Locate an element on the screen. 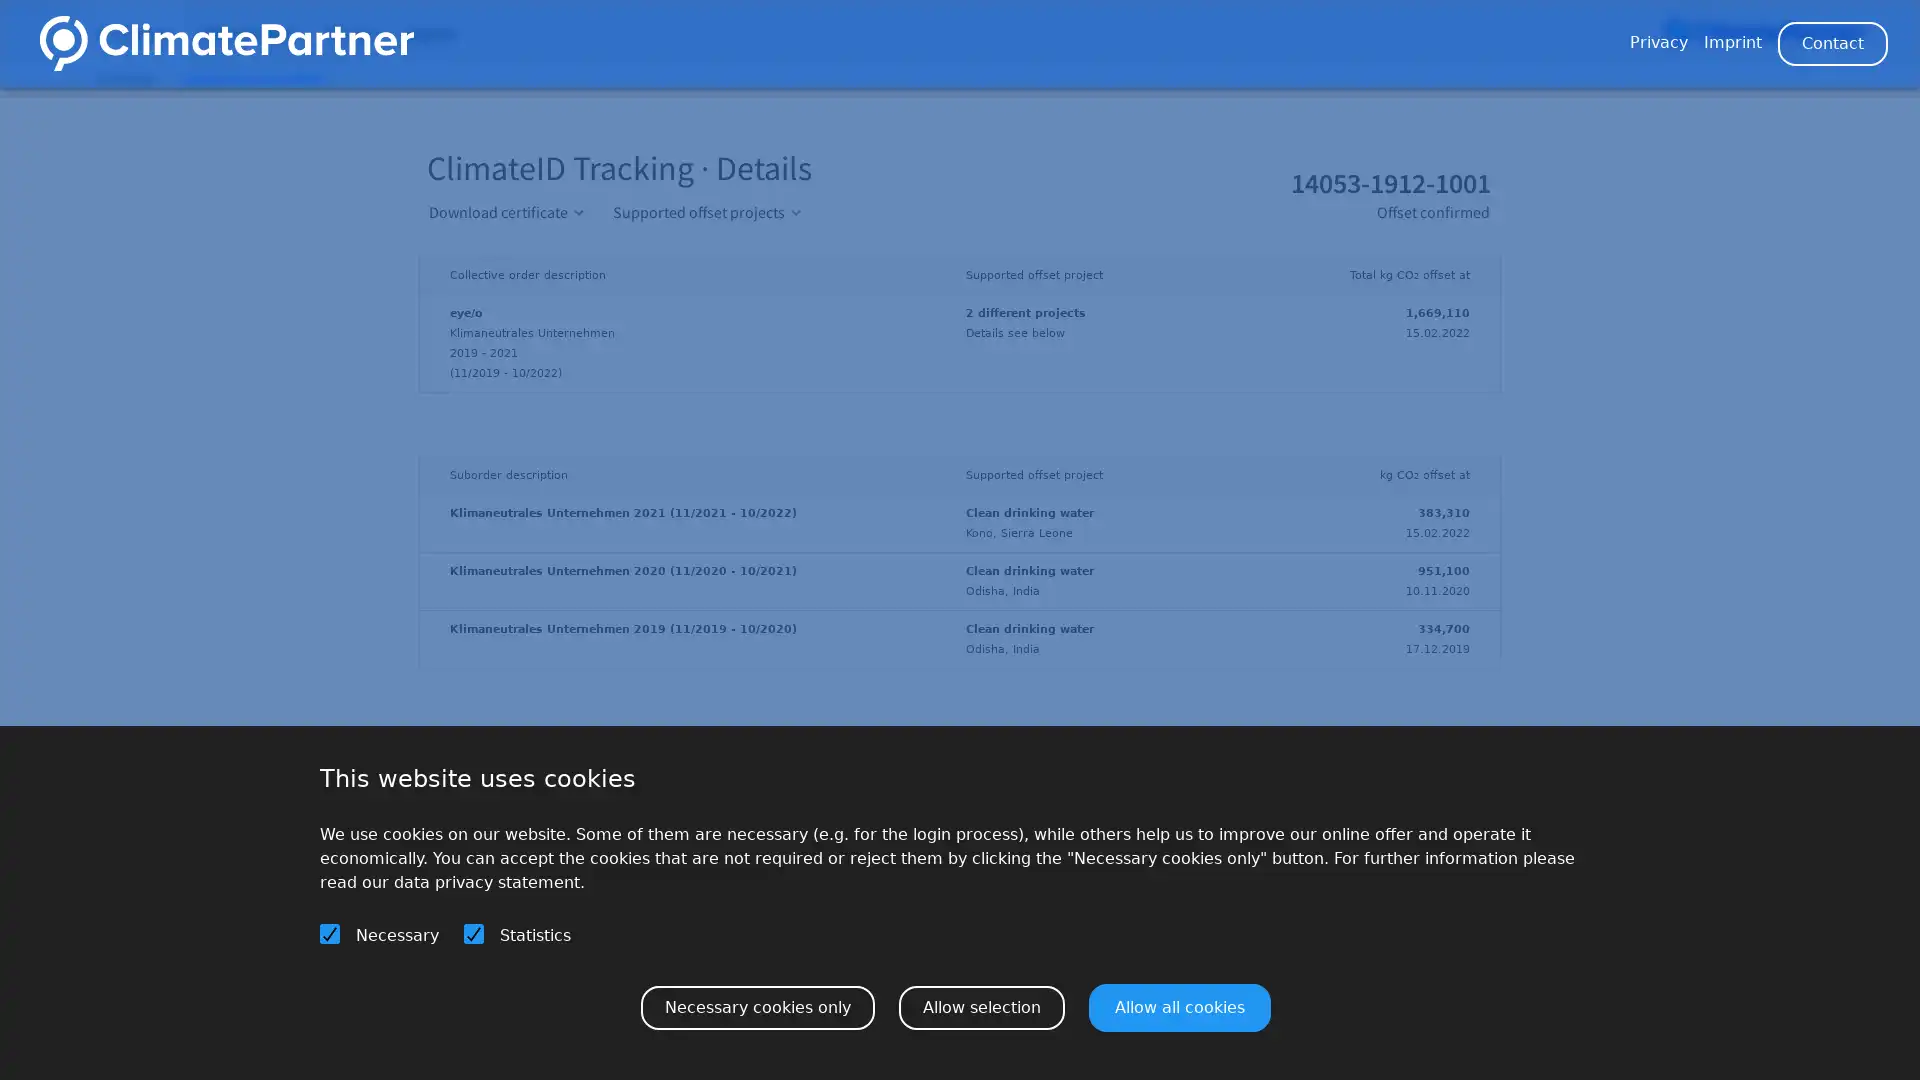  Necessary cookies only is located at coordinates (757, 1006).